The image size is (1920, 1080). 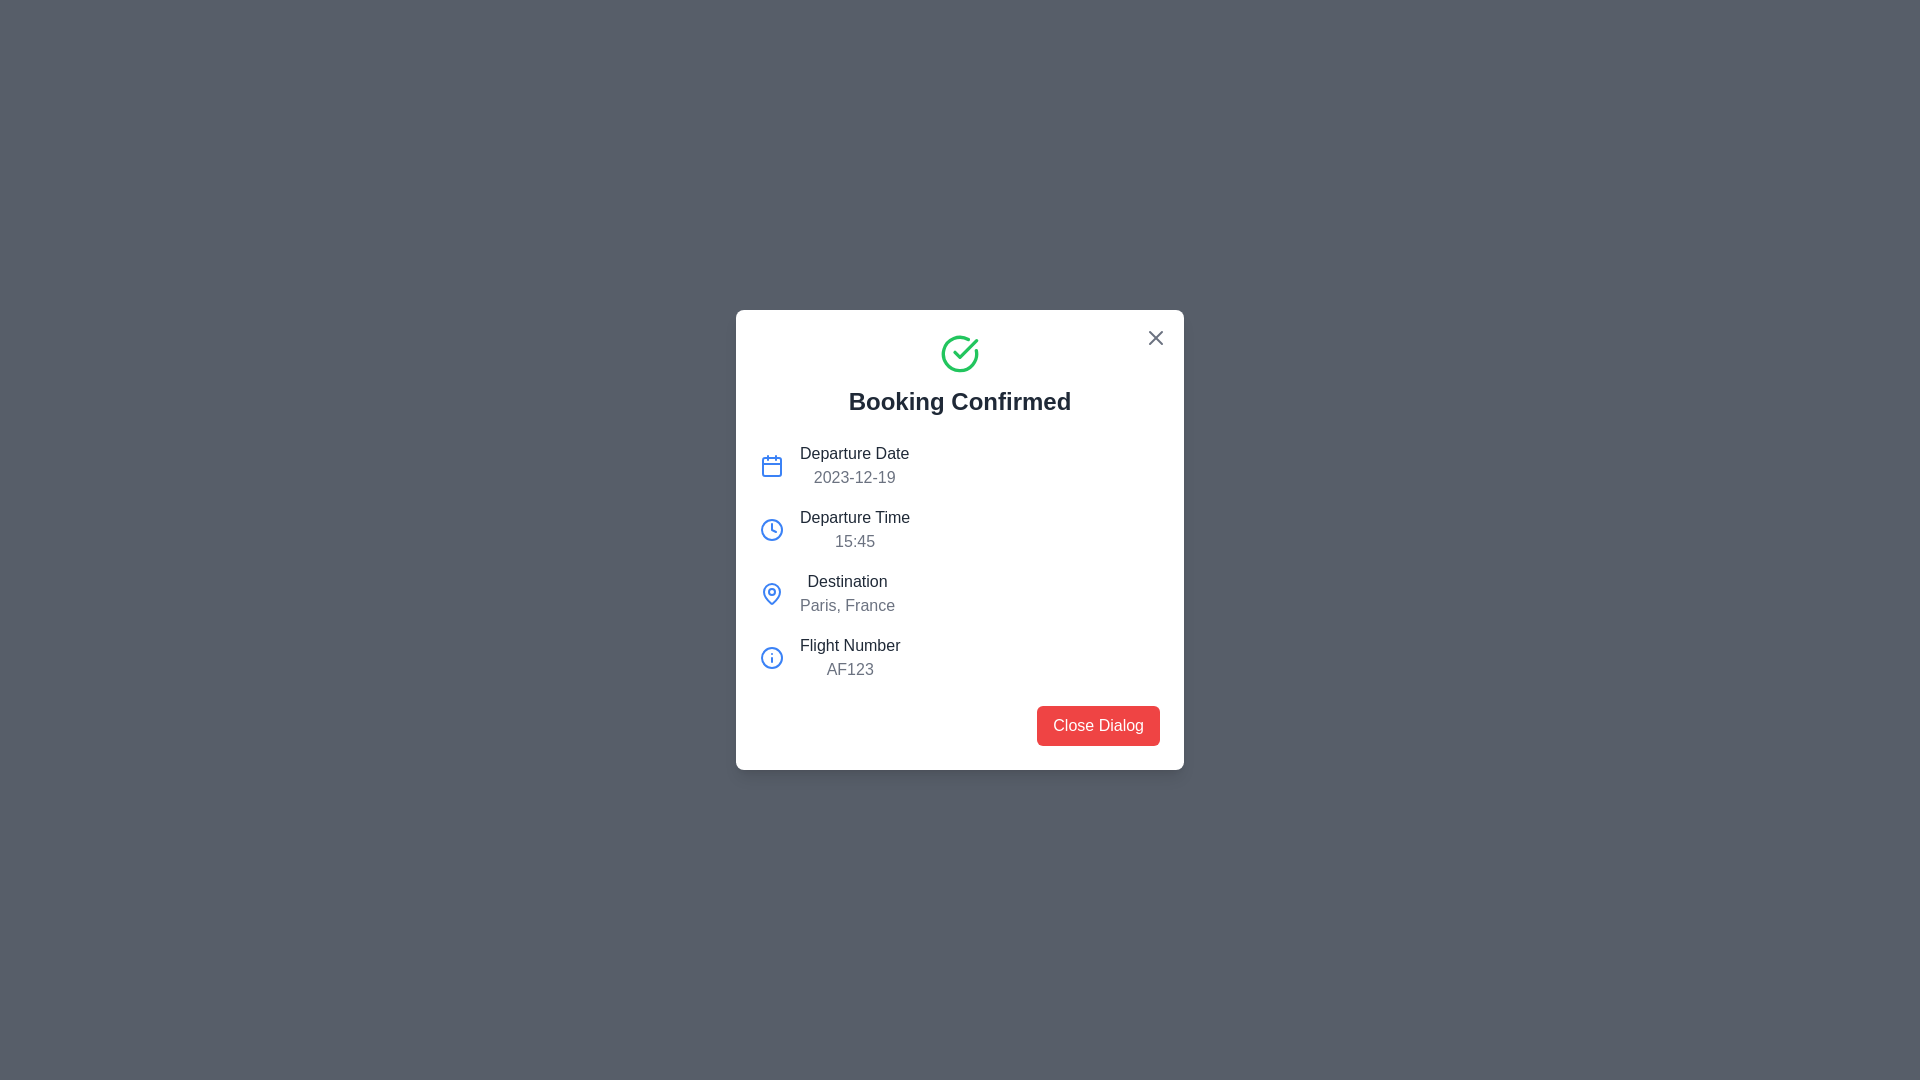 I want to click on the static text display that shows the departure time for a booking, located below the 'Departure Time' label in the booking details confirmation card, so click(x=855, y=542).